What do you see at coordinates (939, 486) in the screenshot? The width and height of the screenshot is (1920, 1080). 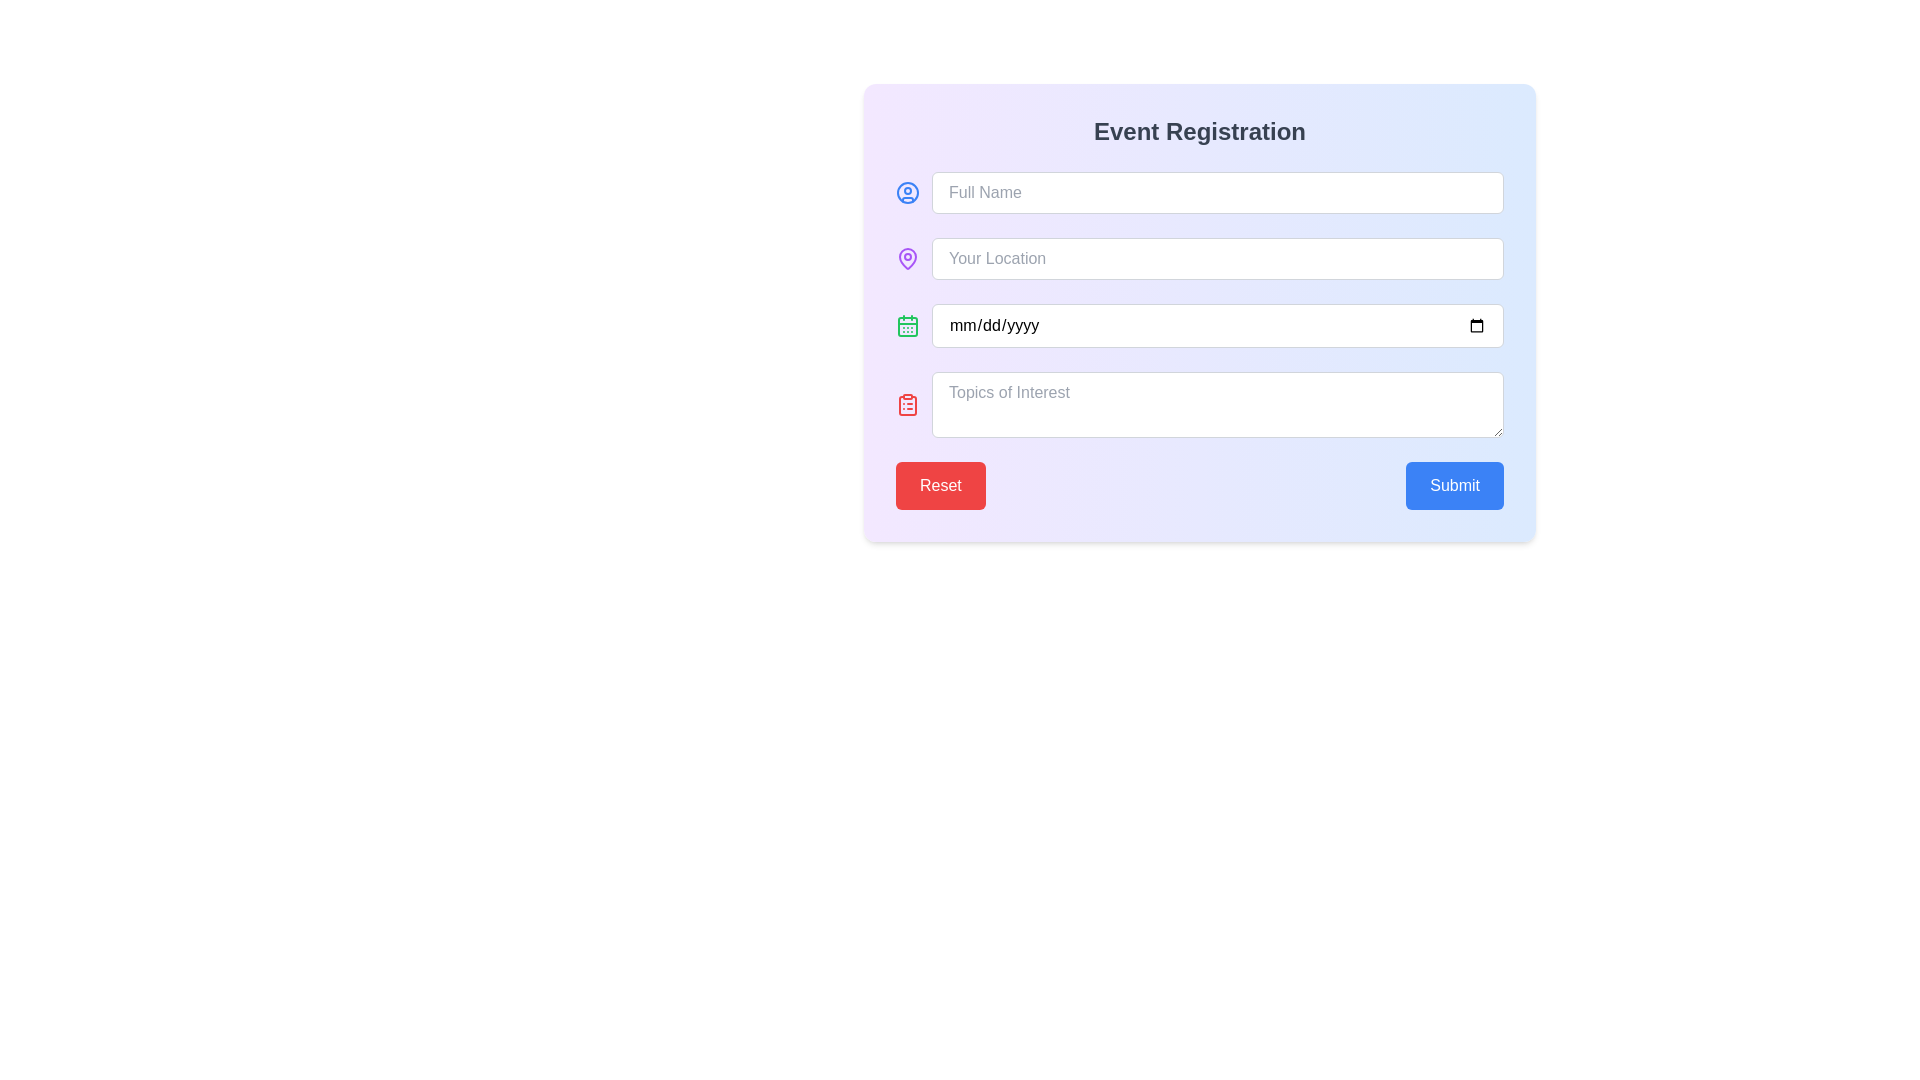 I see `and activate the reset button located to the left of the 'Submit' button at the bottom of the form` at bounding box center [939, 486].